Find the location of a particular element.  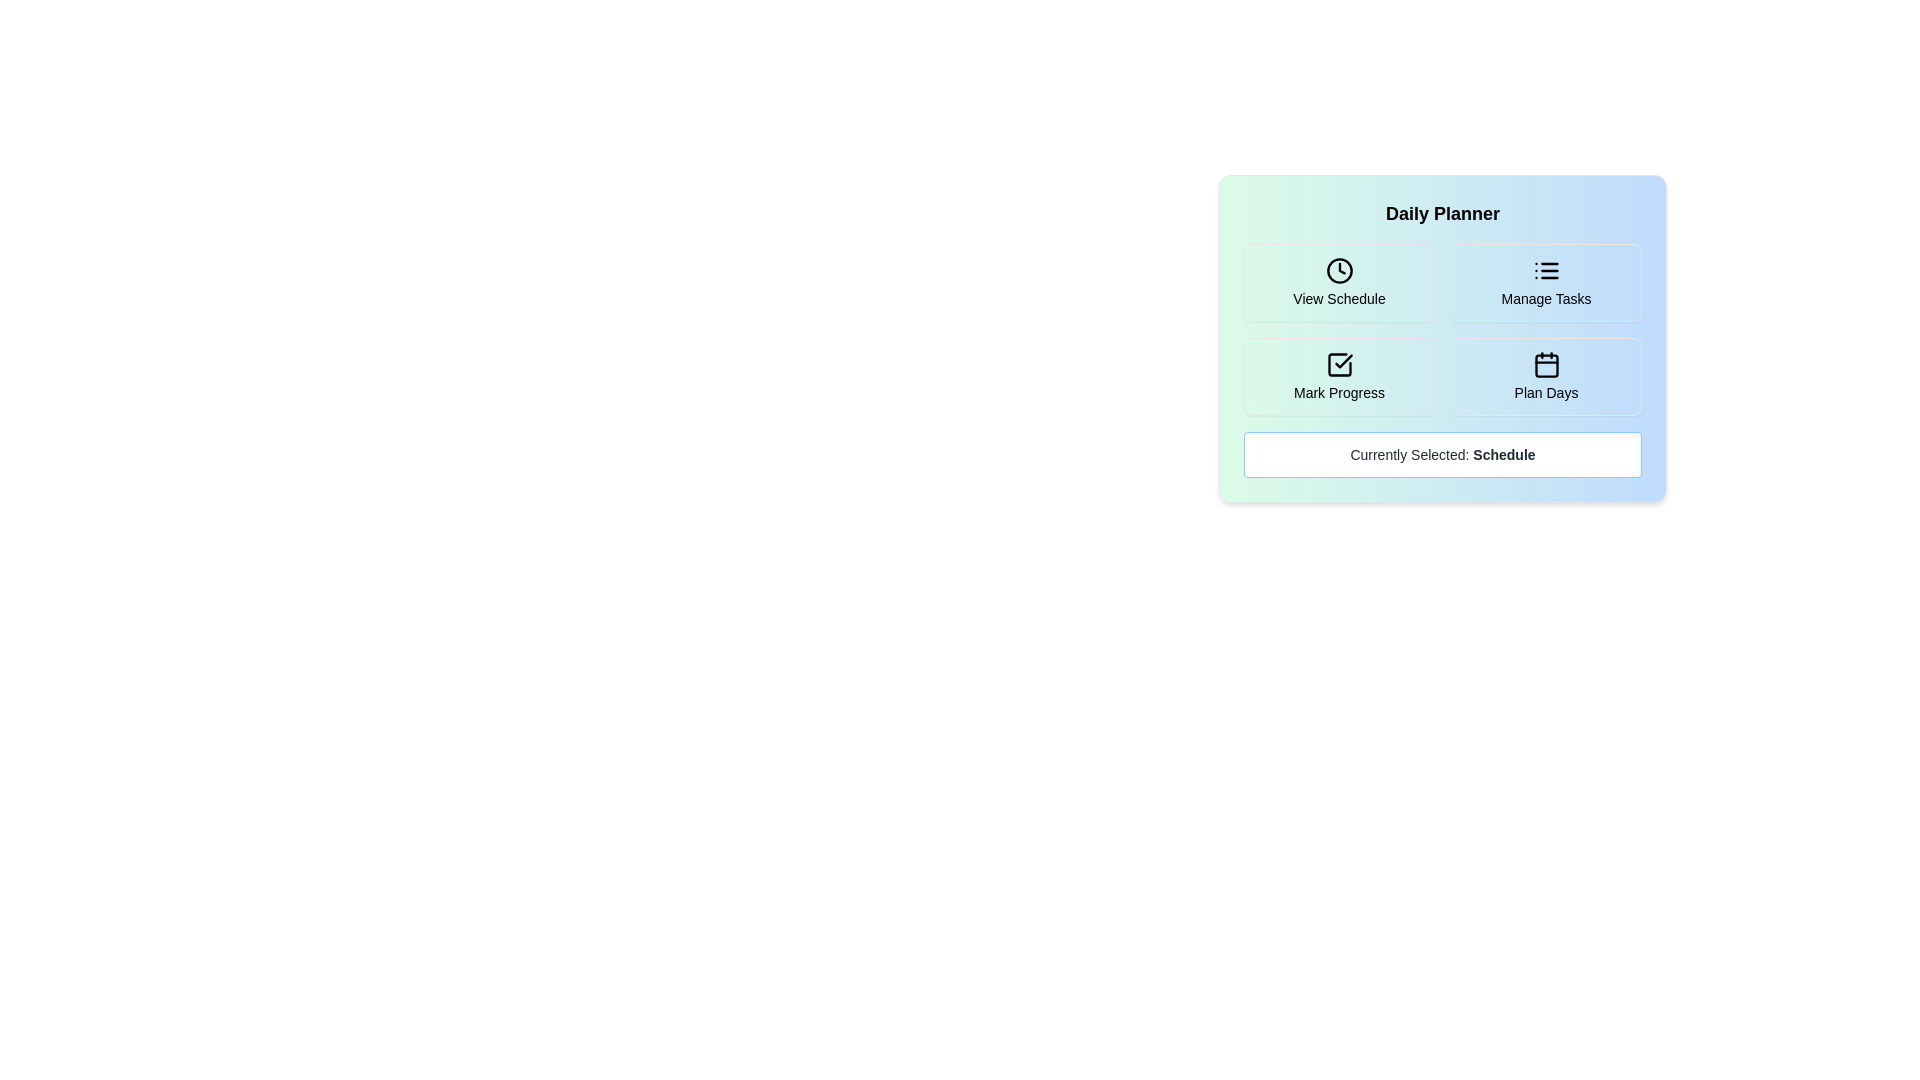

the button corresponding to the activity Manage Tasks is located at coordinates (1545, 282).